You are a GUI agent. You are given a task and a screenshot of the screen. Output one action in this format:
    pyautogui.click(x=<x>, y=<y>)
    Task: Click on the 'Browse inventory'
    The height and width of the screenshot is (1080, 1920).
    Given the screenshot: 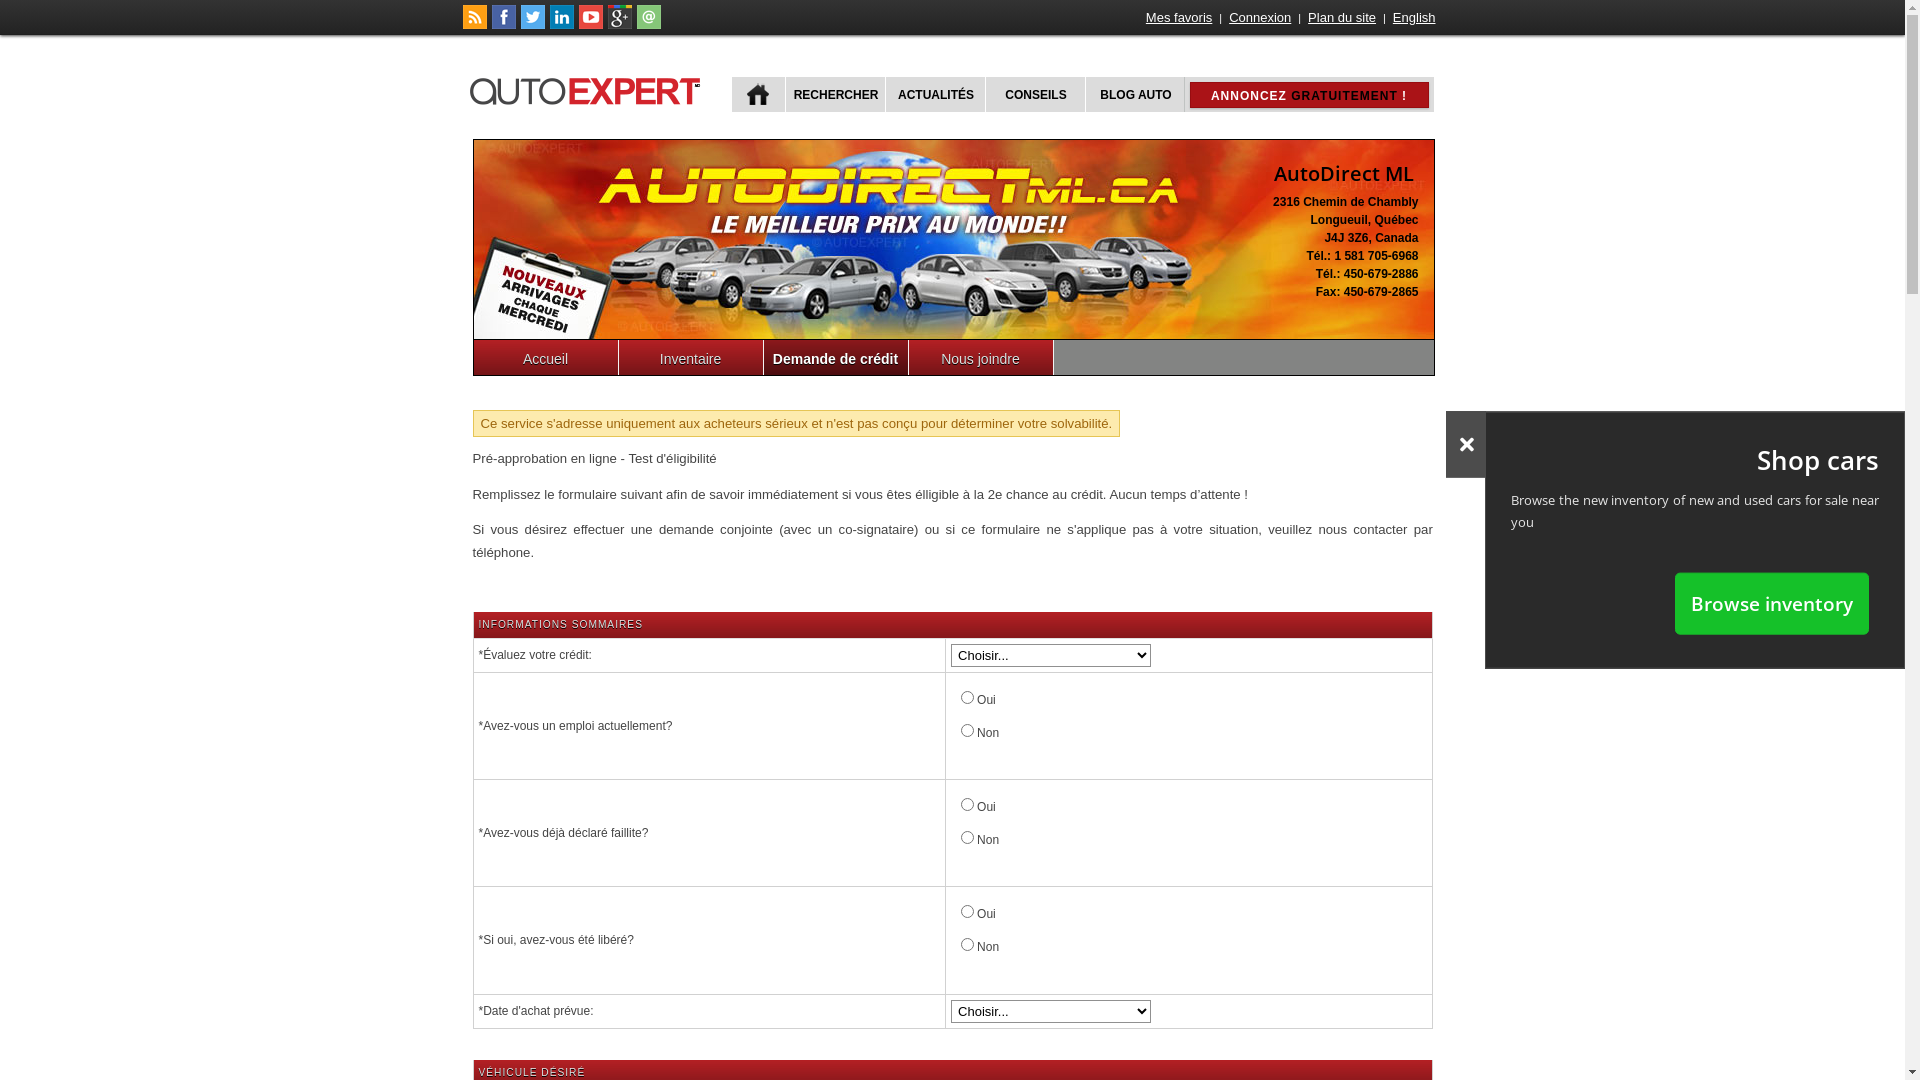 What is the action you would take?
    pyautogui.click(x=1771, y=602)
    